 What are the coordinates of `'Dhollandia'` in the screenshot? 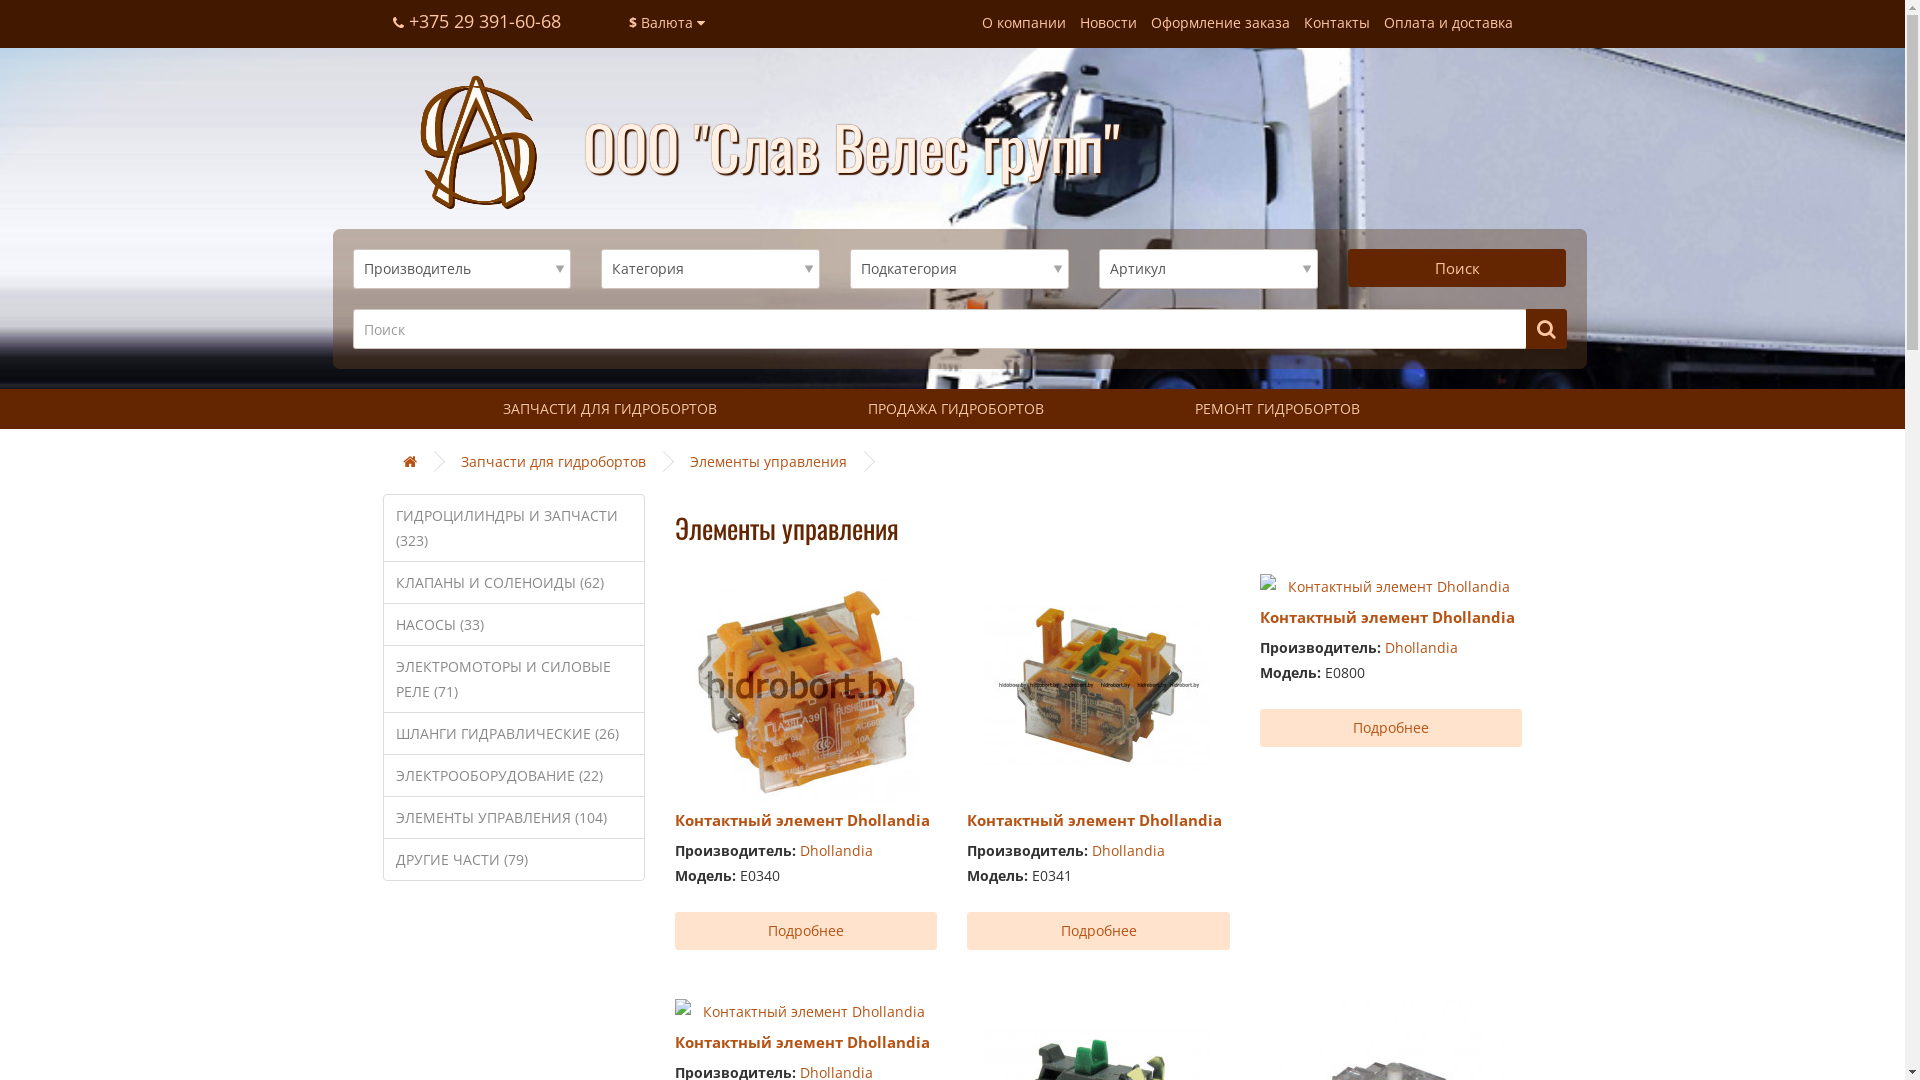 It's located at (836, 850).